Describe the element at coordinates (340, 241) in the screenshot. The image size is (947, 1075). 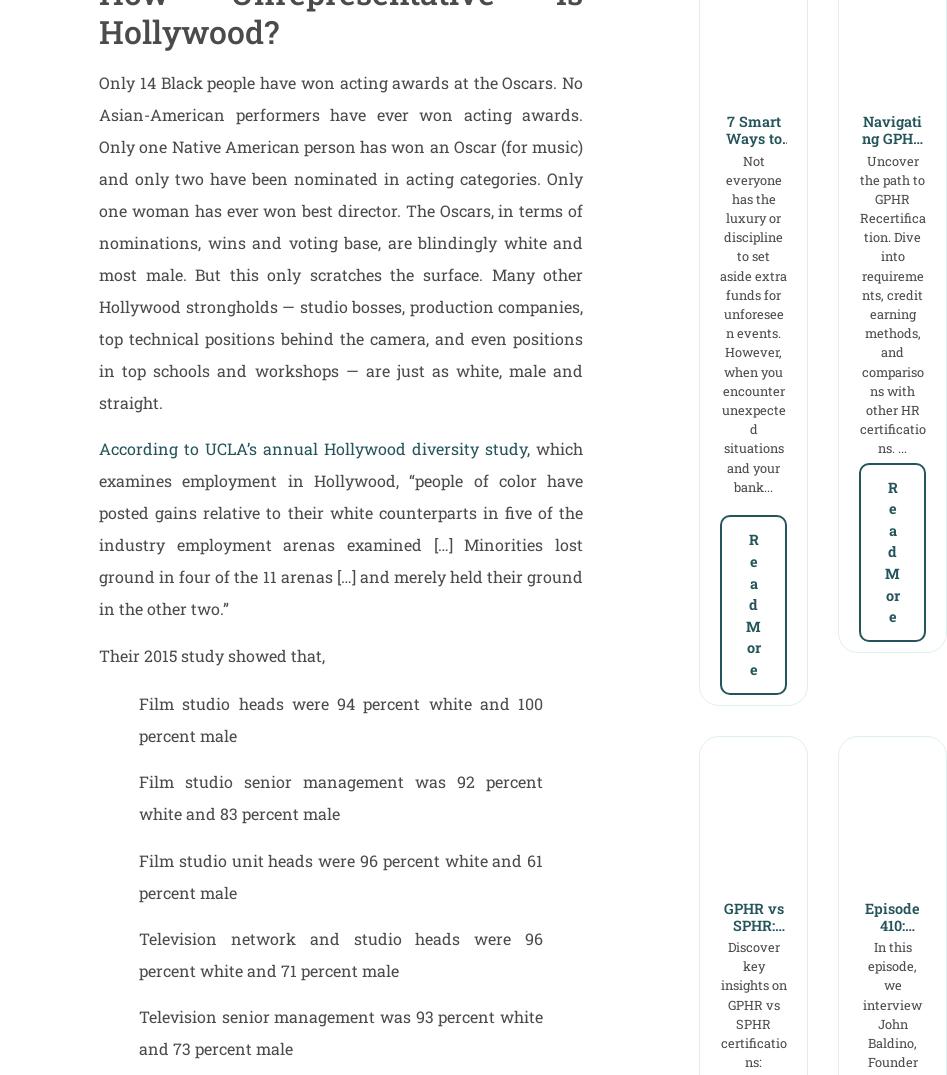
I see `'Only 14 Black people have won acting awards at the Oscars. No Asian-American performers have ever won acting awards. Only one Native American person has won an Oscar (for music) and only two have been nominated in acting categories. Only one woman has ever won best director. The Oscars, in terms of nominations, wins and voting base, are blindingly white and most male. But this only scratches the surface. Many other Hollywood strongholds — studio bosses, production companies, top technical positions behind the camera, and even positions in top schools and workshops — are just as white, male and straight.'` at that location.